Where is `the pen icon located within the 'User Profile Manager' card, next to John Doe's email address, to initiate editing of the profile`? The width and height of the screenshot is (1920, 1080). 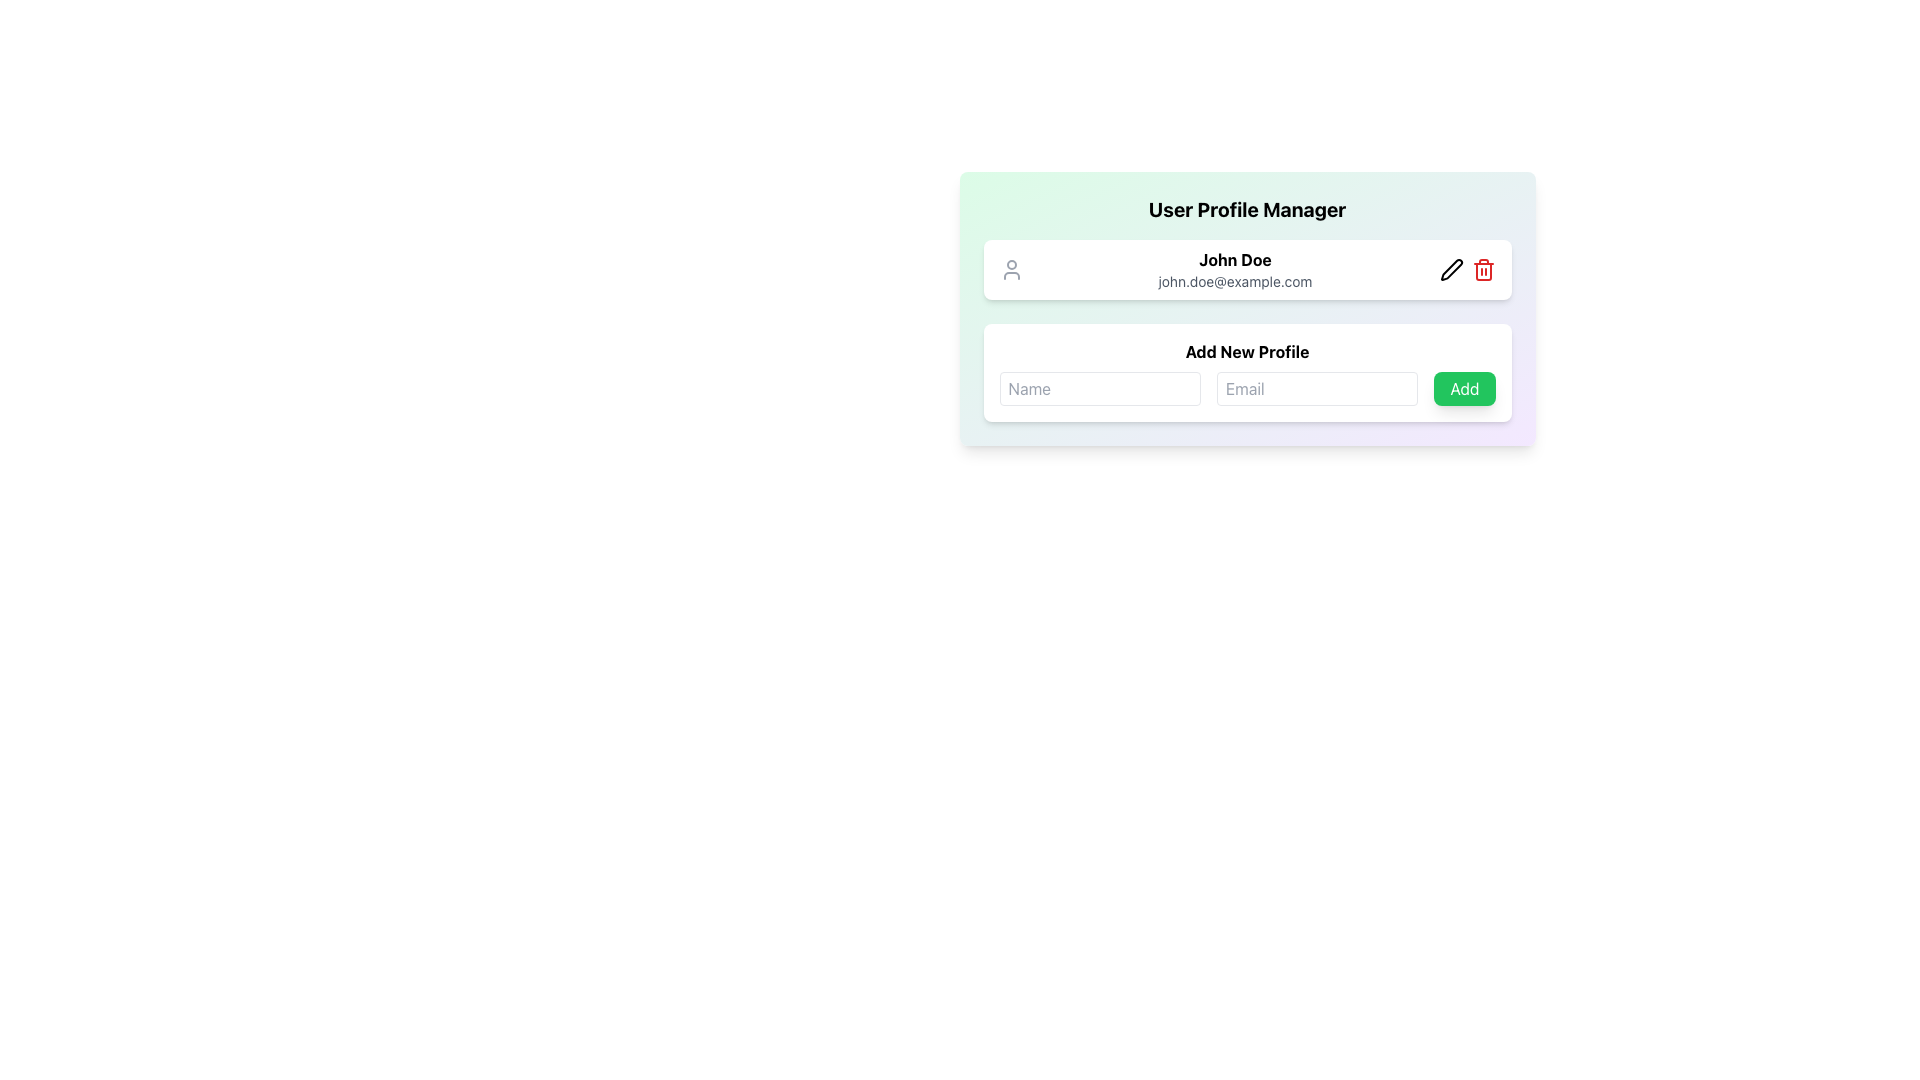
the pen icon located within the 'User Profile Manager' card, next to John Doe's email address, to initiate editing of the profile is located at coordinates (1451, 270).